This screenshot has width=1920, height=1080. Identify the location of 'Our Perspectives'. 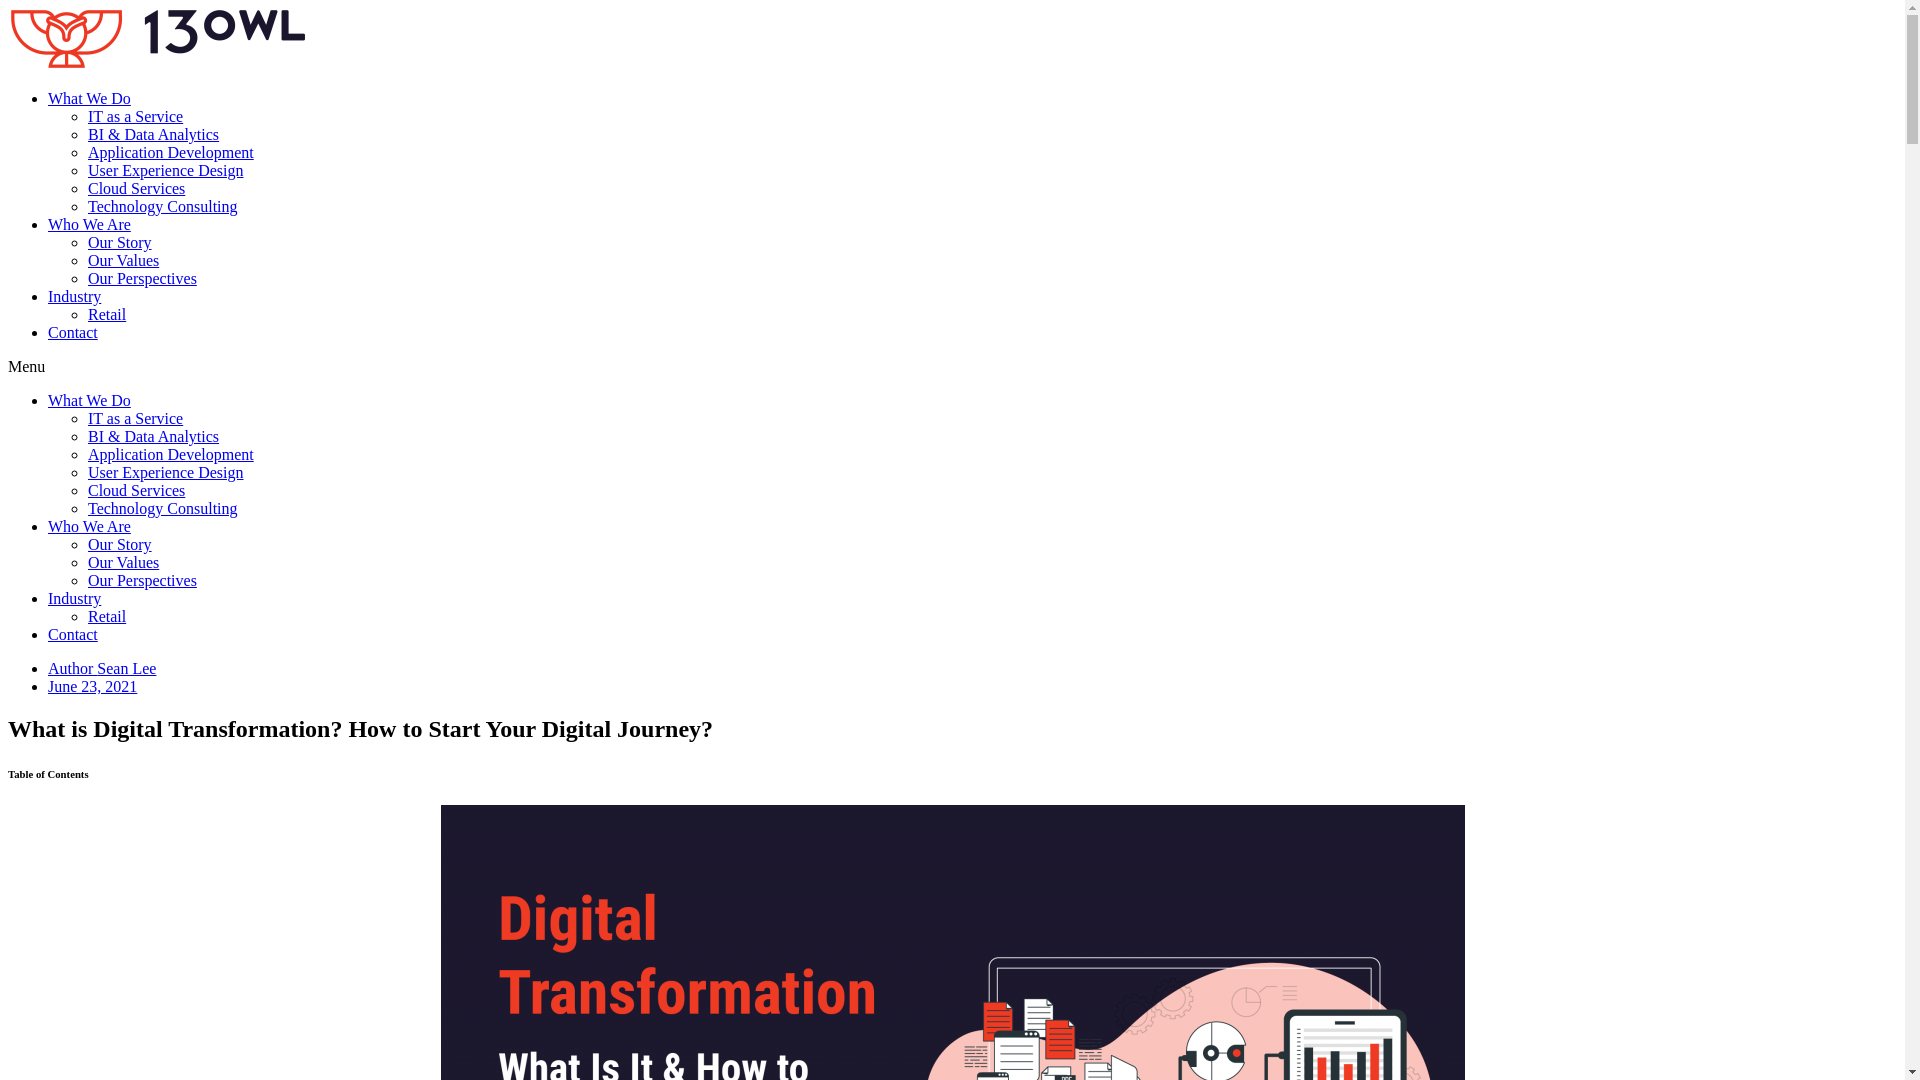
(141, 278).